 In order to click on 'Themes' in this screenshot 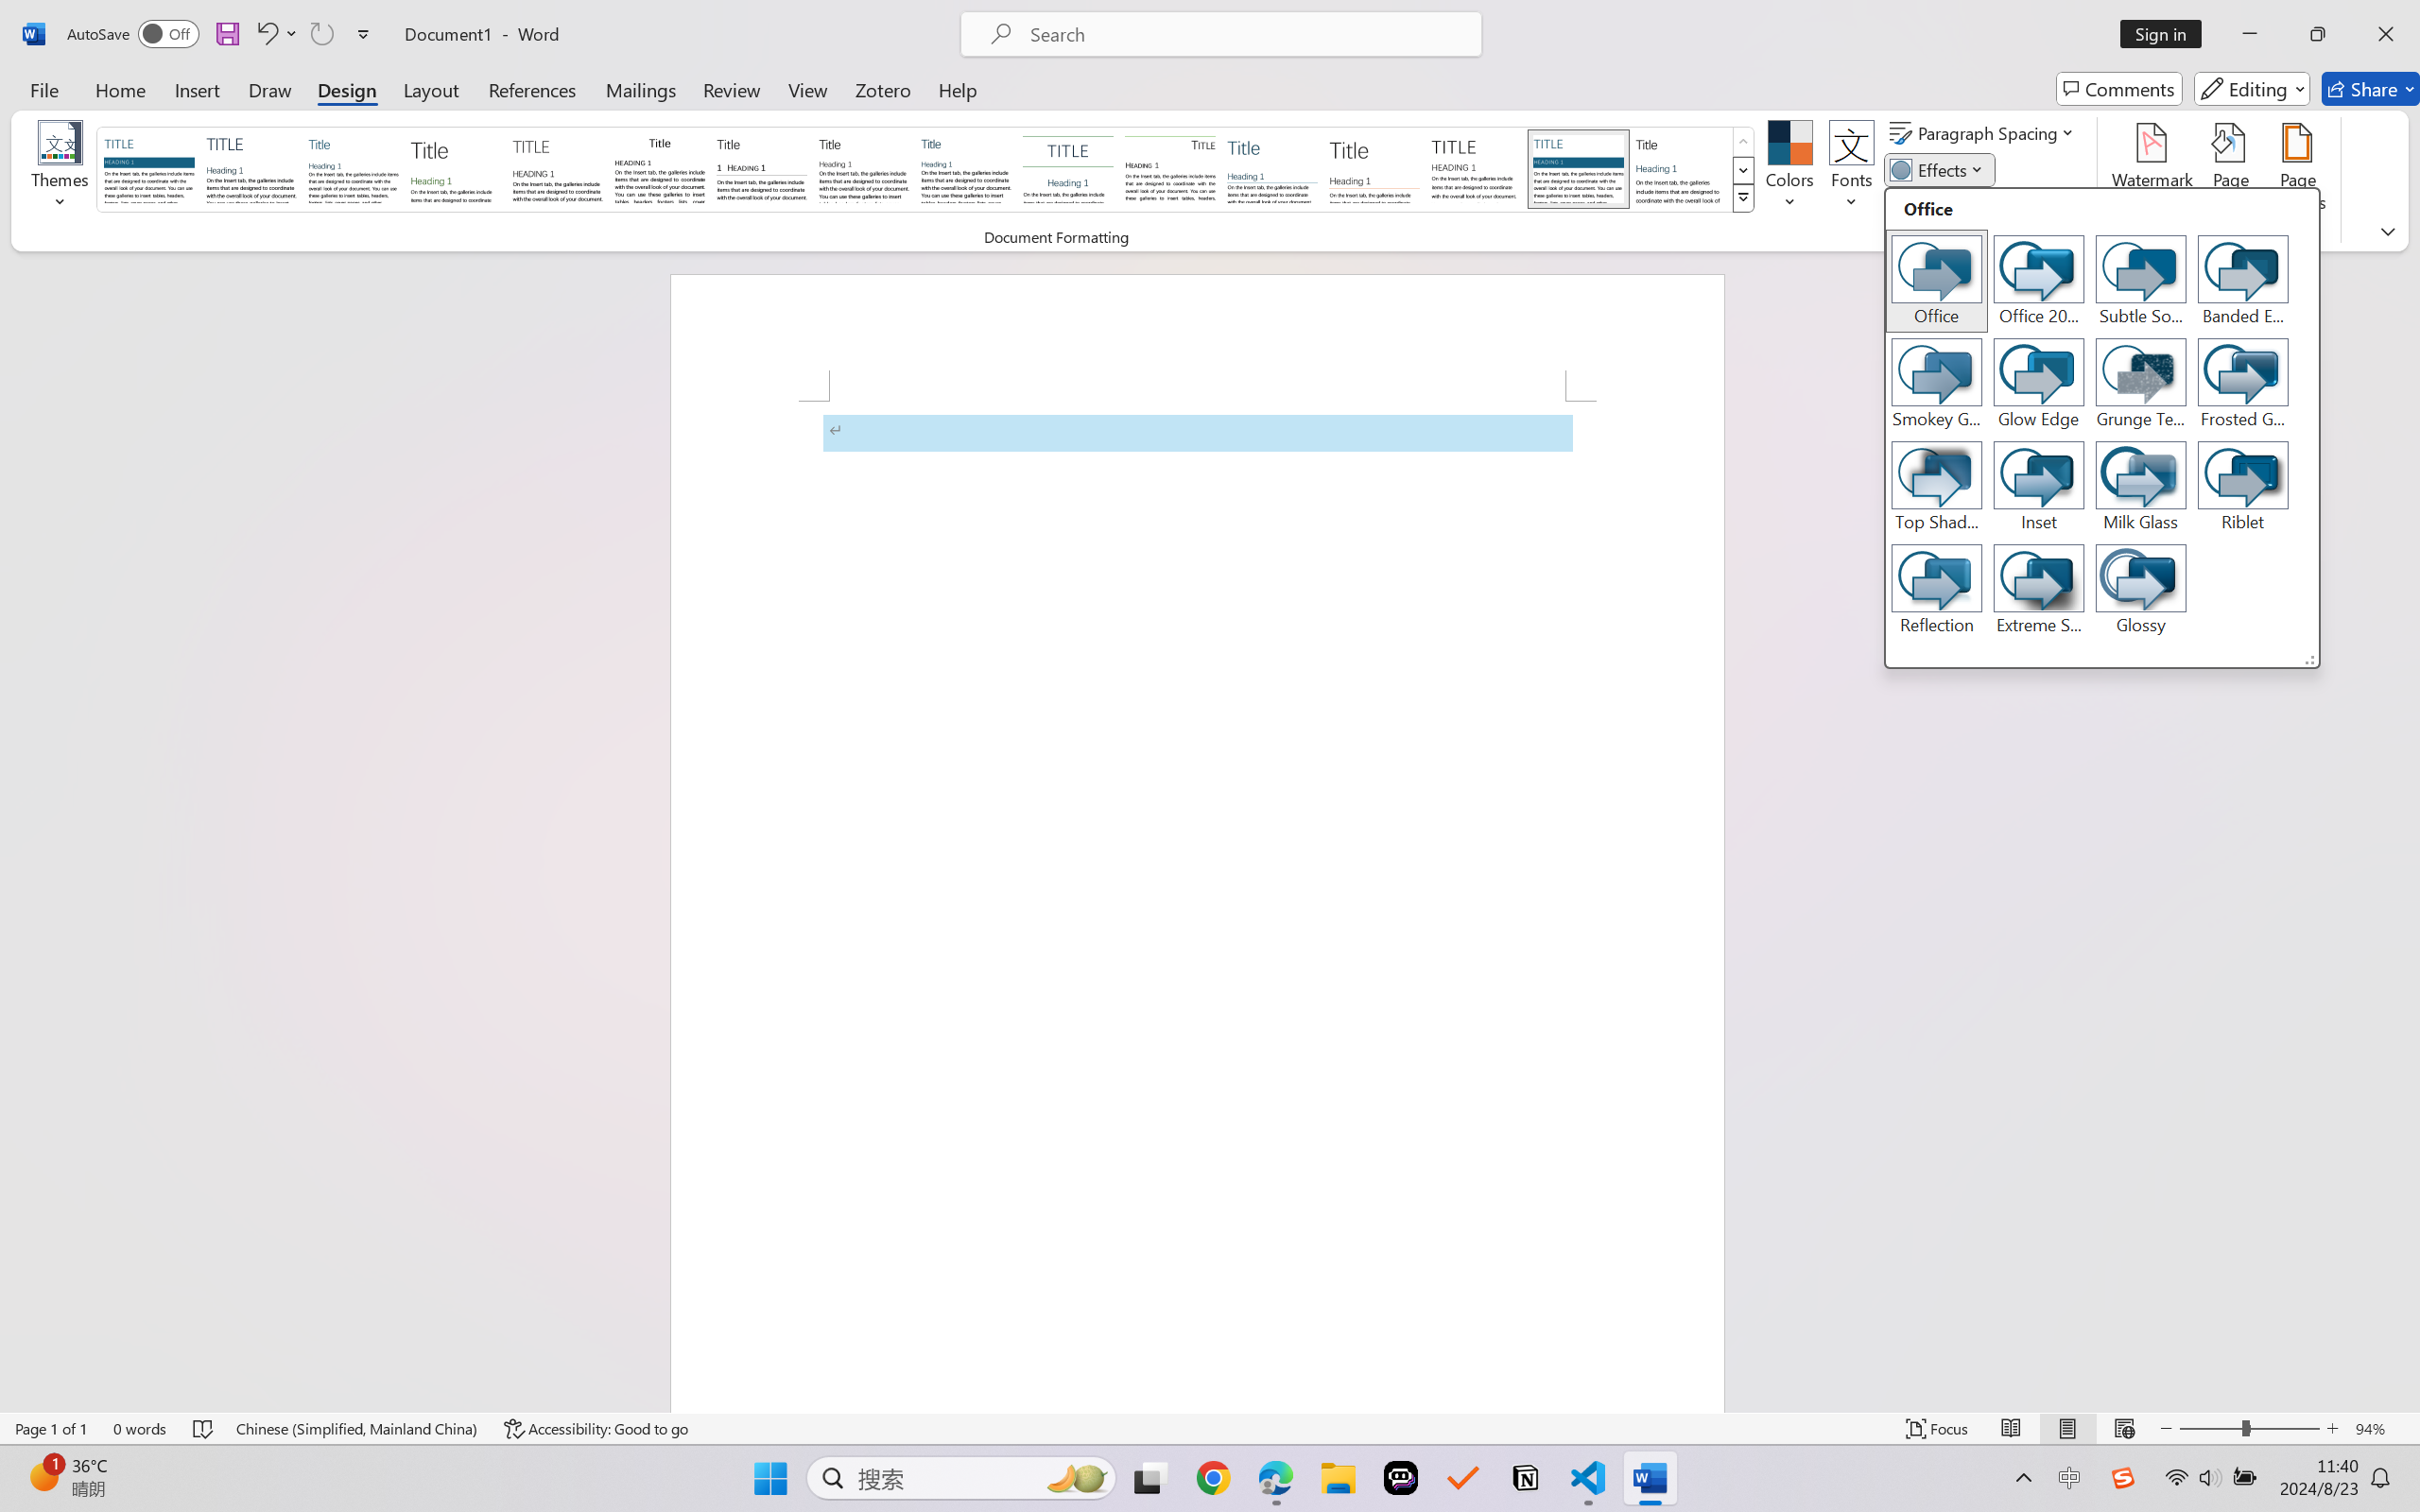, I will do `click(60, 170)`.